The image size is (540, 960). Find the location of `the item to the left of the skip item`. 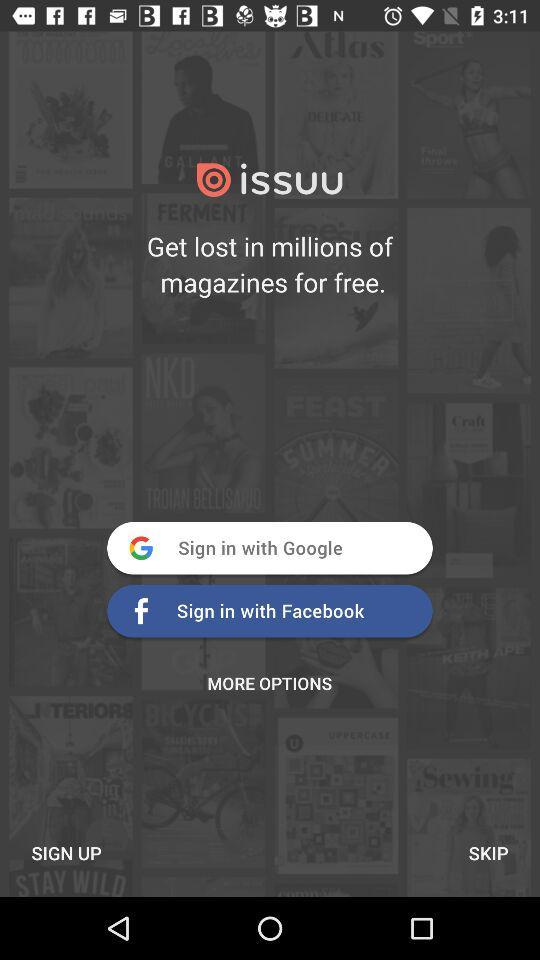

the item to the left of the skip item is located at coordinates (66, 852).